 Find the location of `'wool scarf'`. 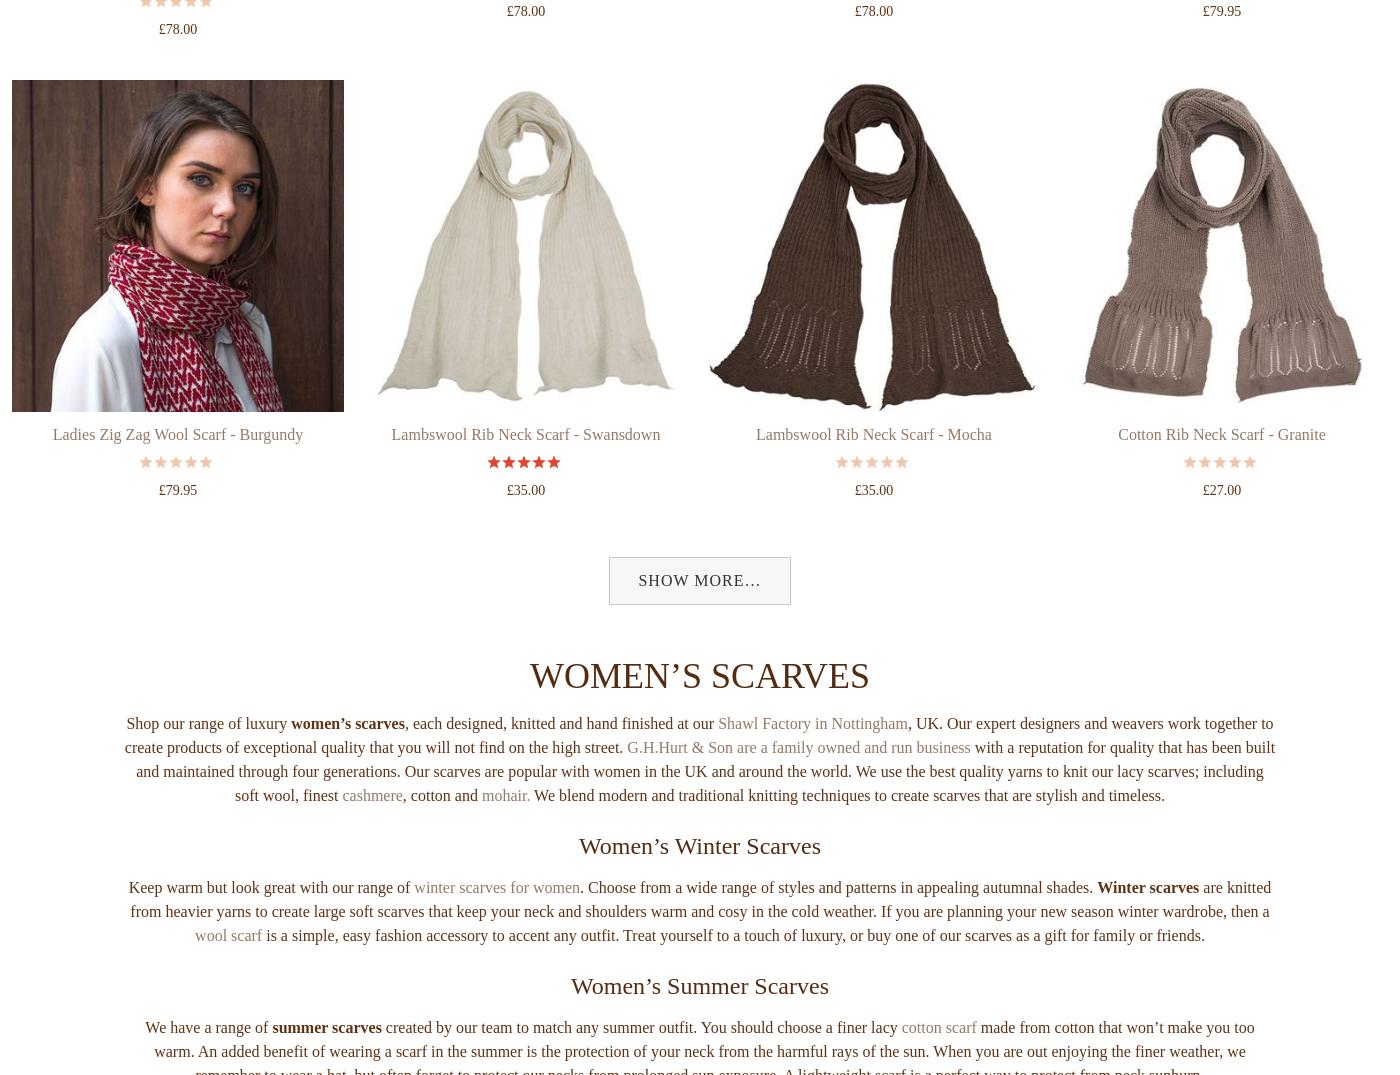

'wool scarf' is located at coordinates (228, 1009).